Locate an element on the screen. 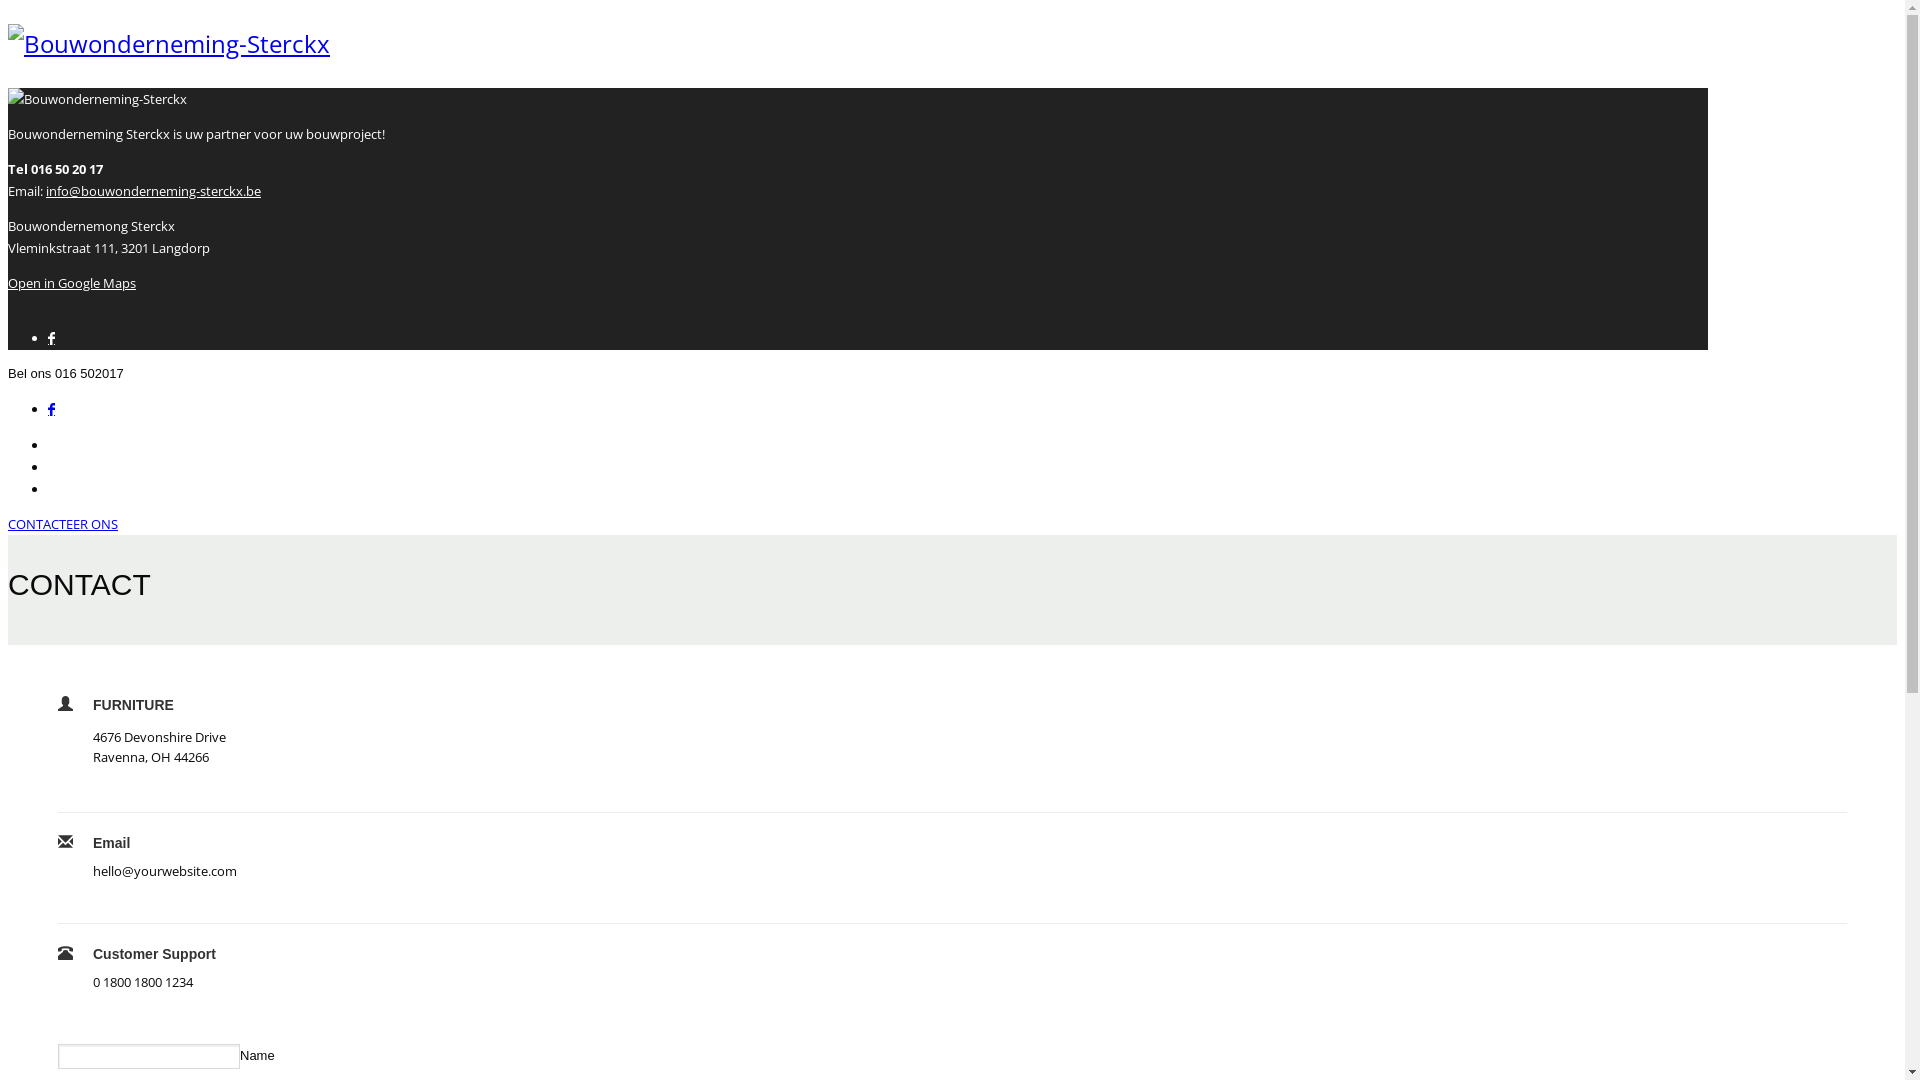 This screenshot has height=1080, width=1920. 'Facebook' is located at coordinates (48, 337).